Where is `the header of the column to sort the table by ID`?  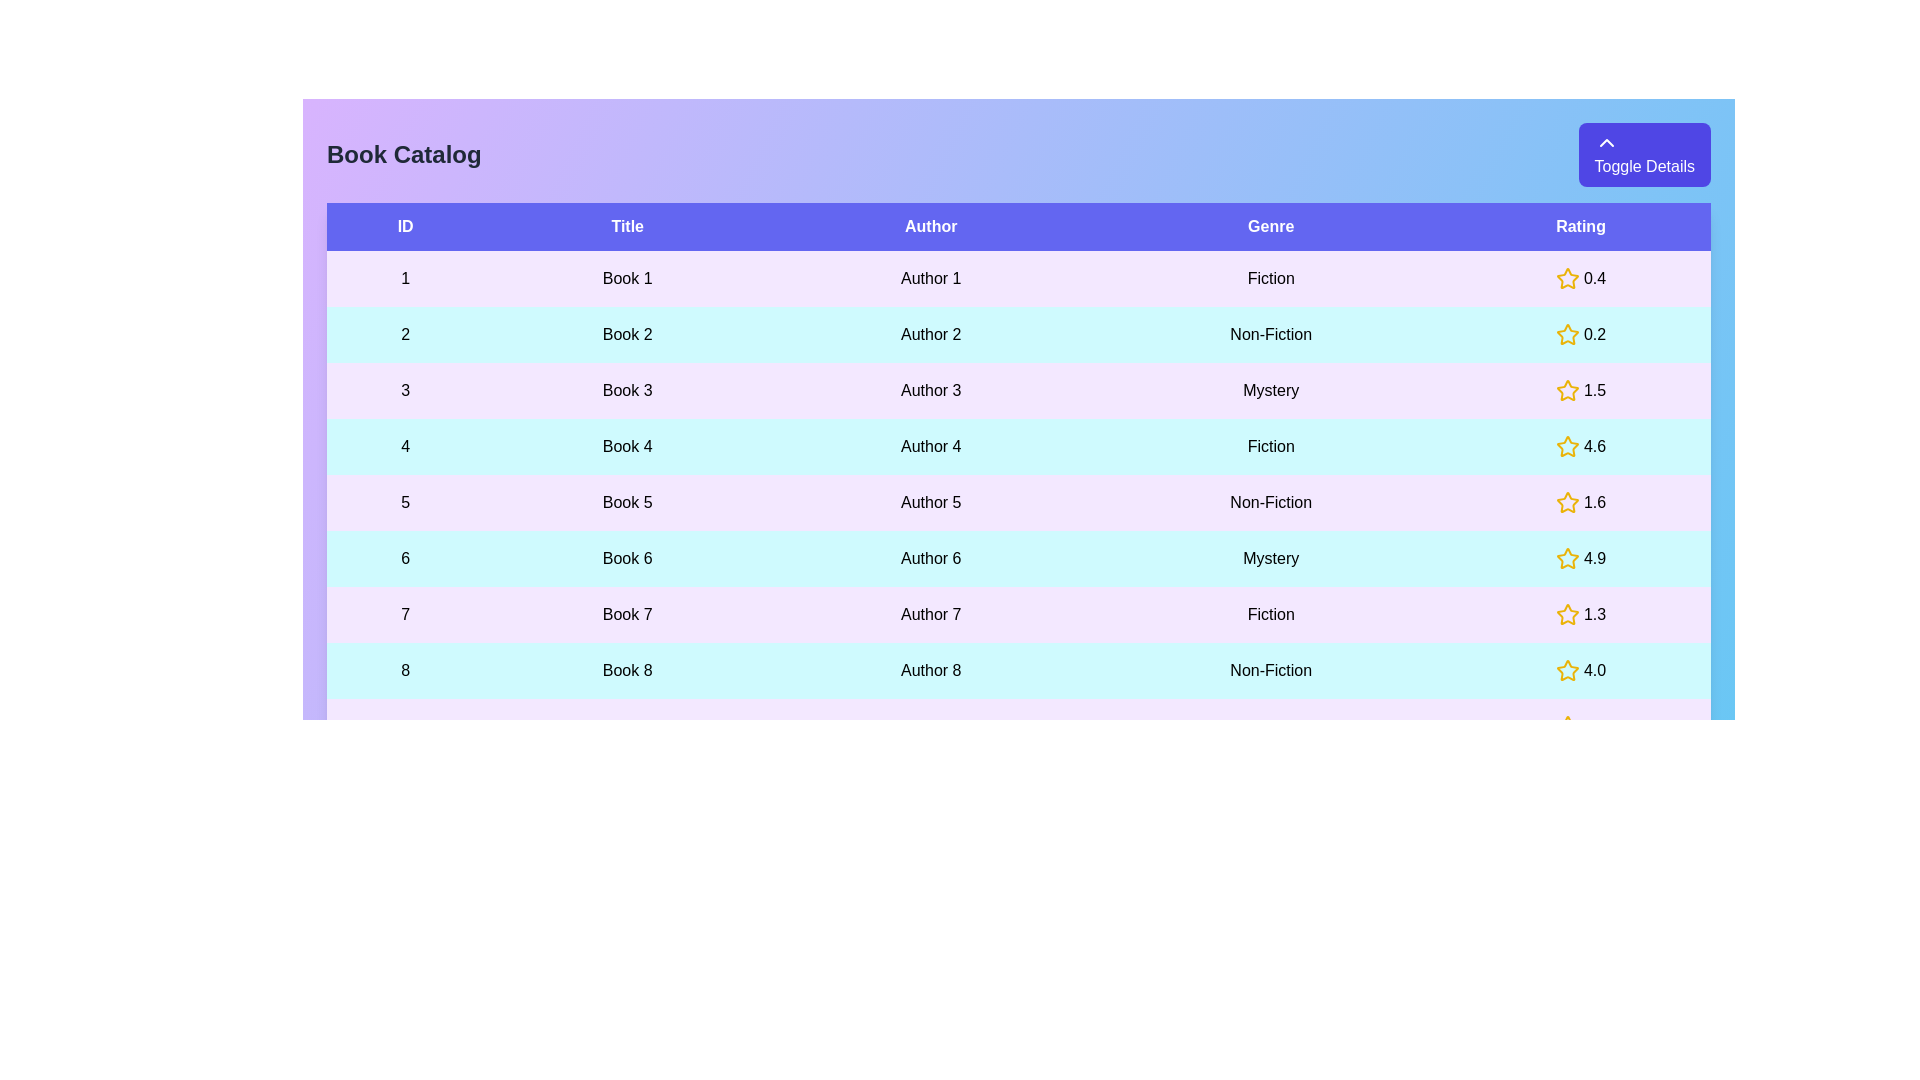 the header of the column to sort the table by ID is located at coordinates (404, 226).